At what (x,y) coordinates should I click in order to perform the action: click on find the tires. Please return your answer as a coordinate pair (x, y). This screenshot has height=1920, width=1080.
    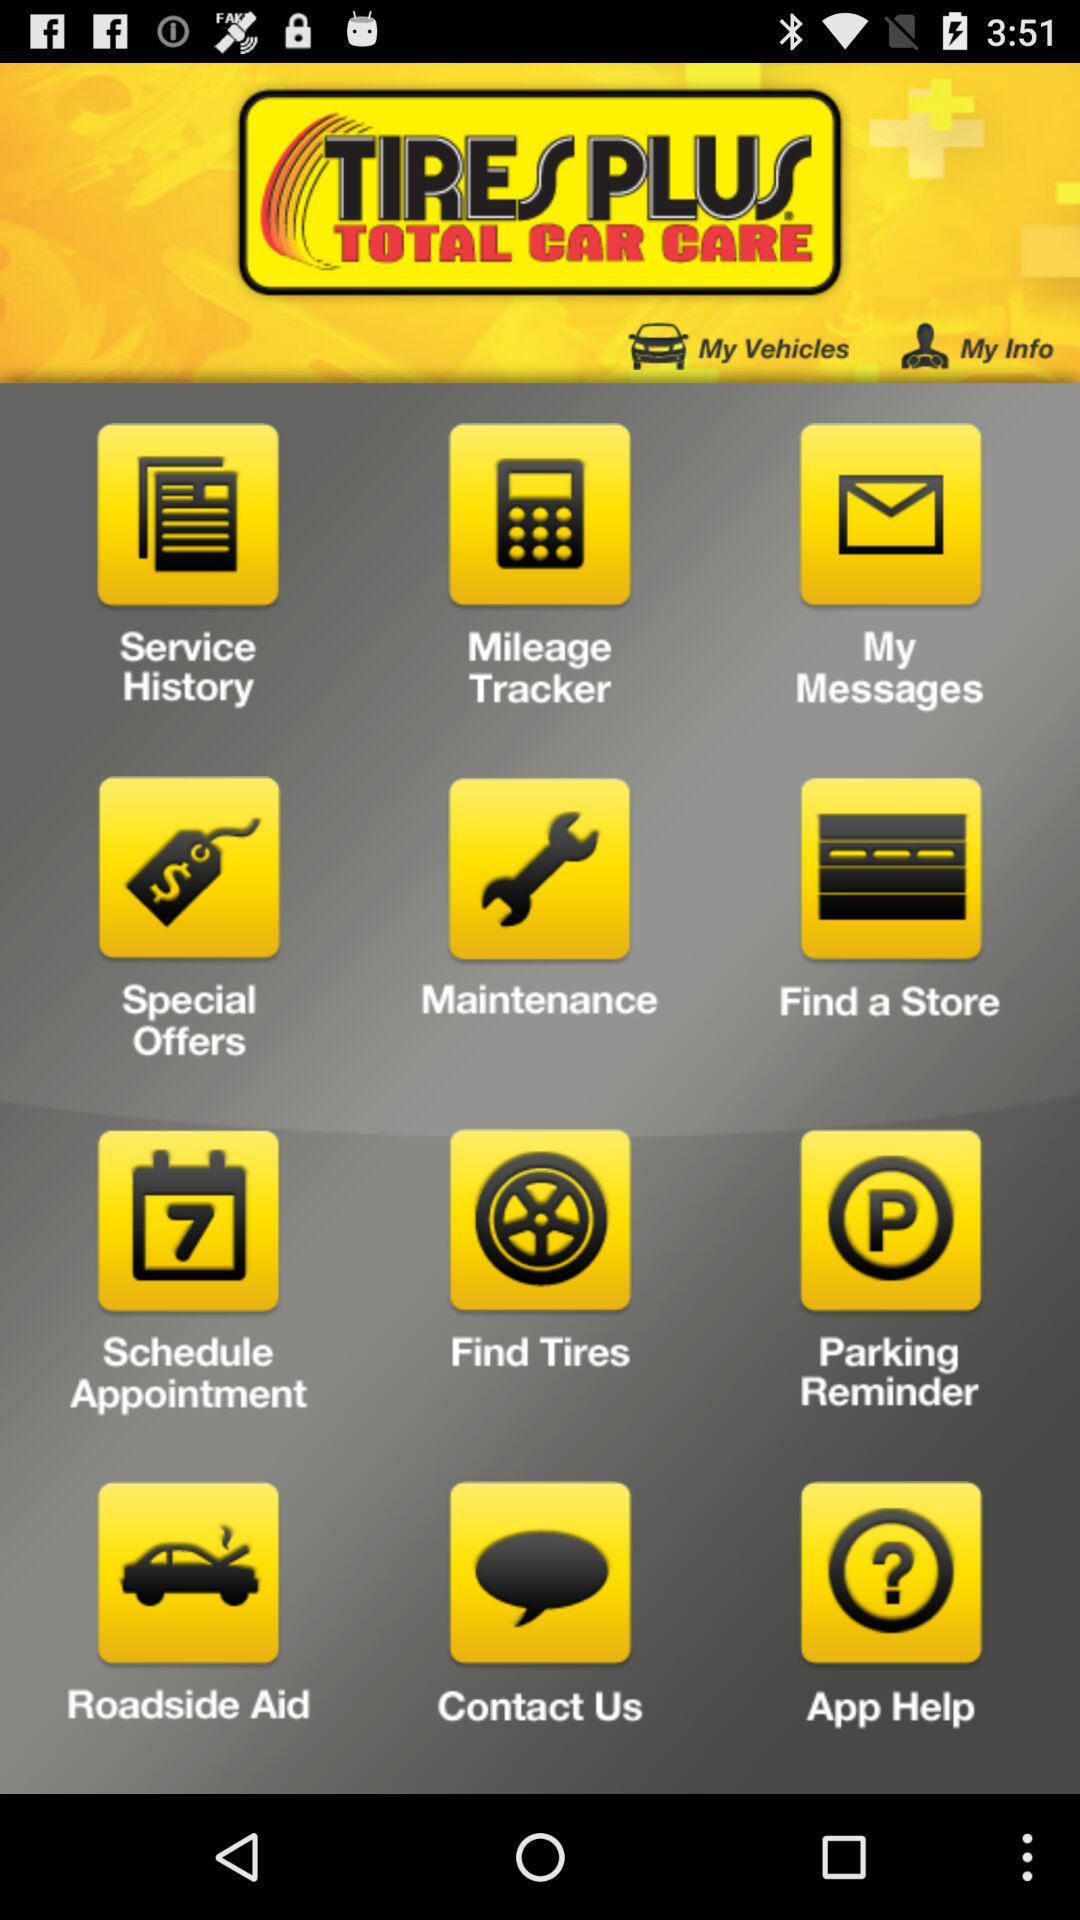
    Looking at the image, I should click on (540, 1277).